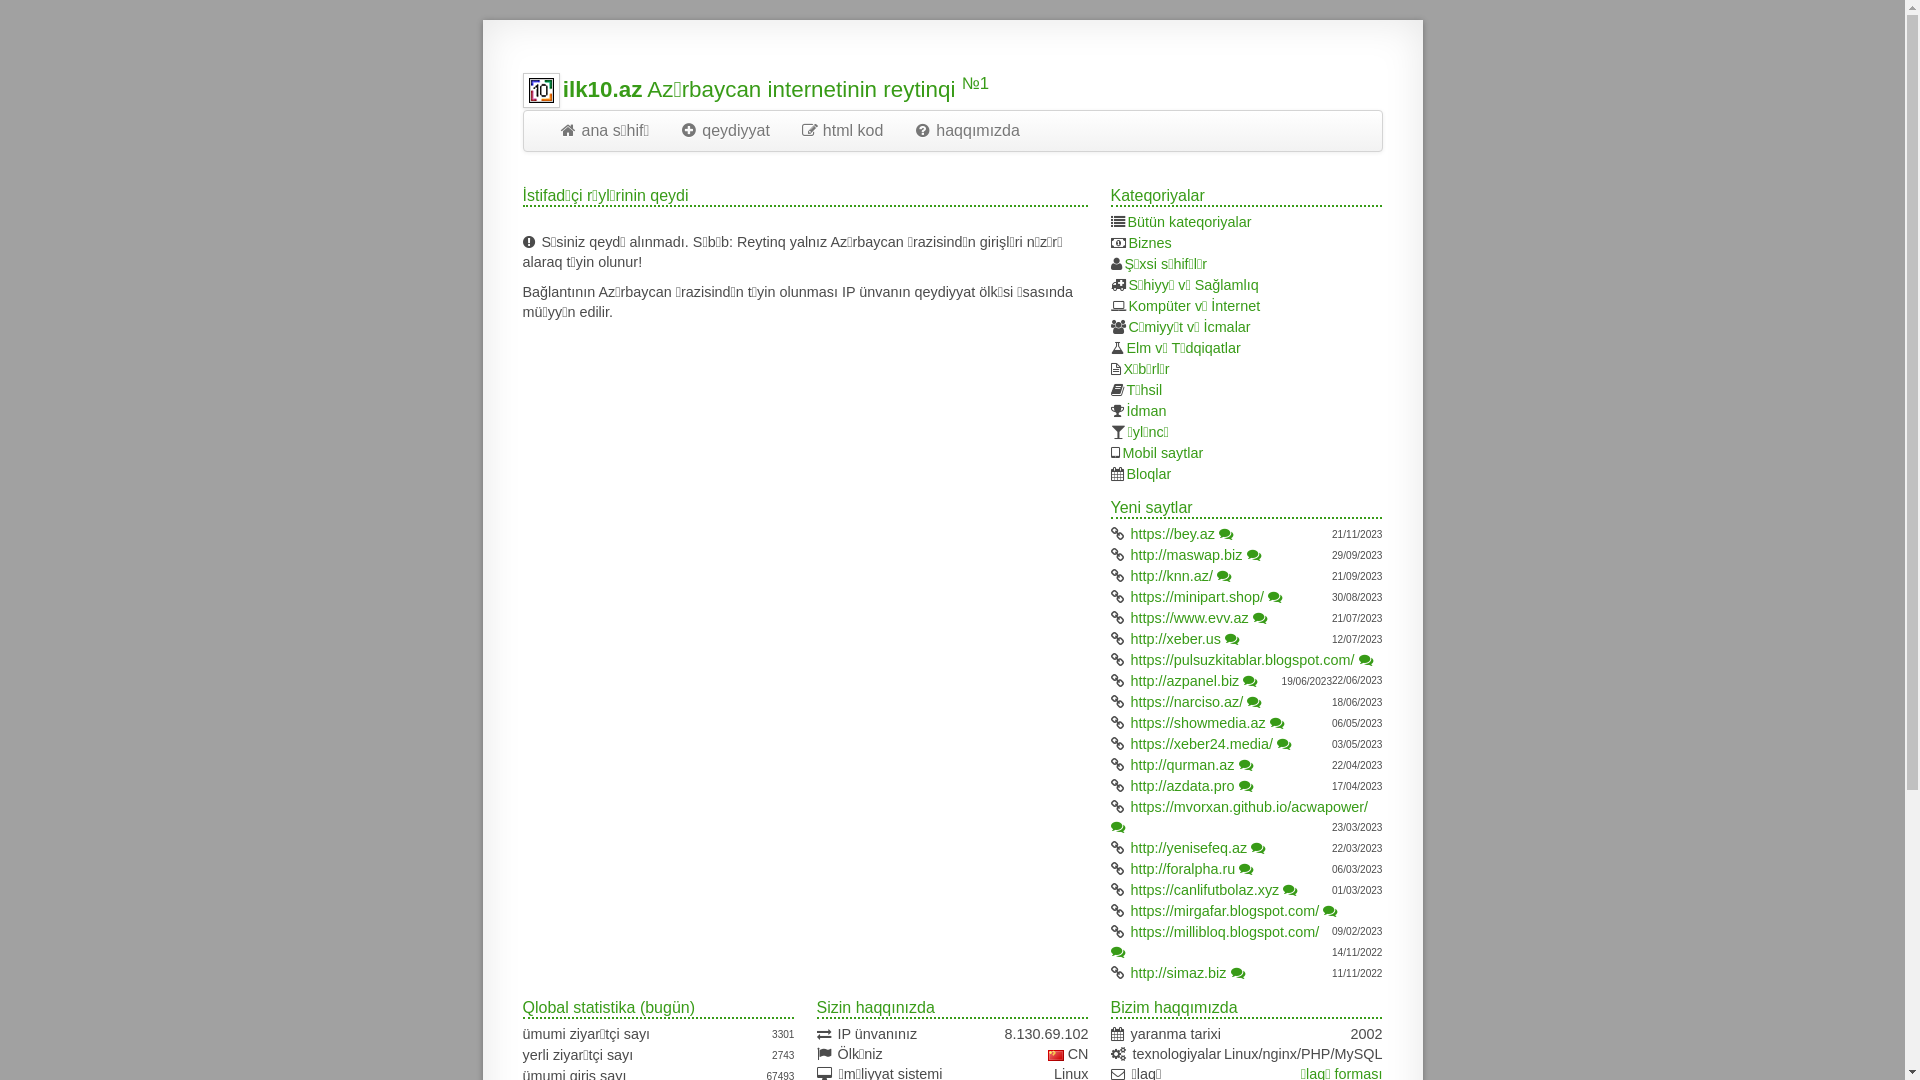  What do you see at coordinates (1171, 575) in the screenshot?
I see `'http://knn.az/'` at bounding box center [1171, 575].